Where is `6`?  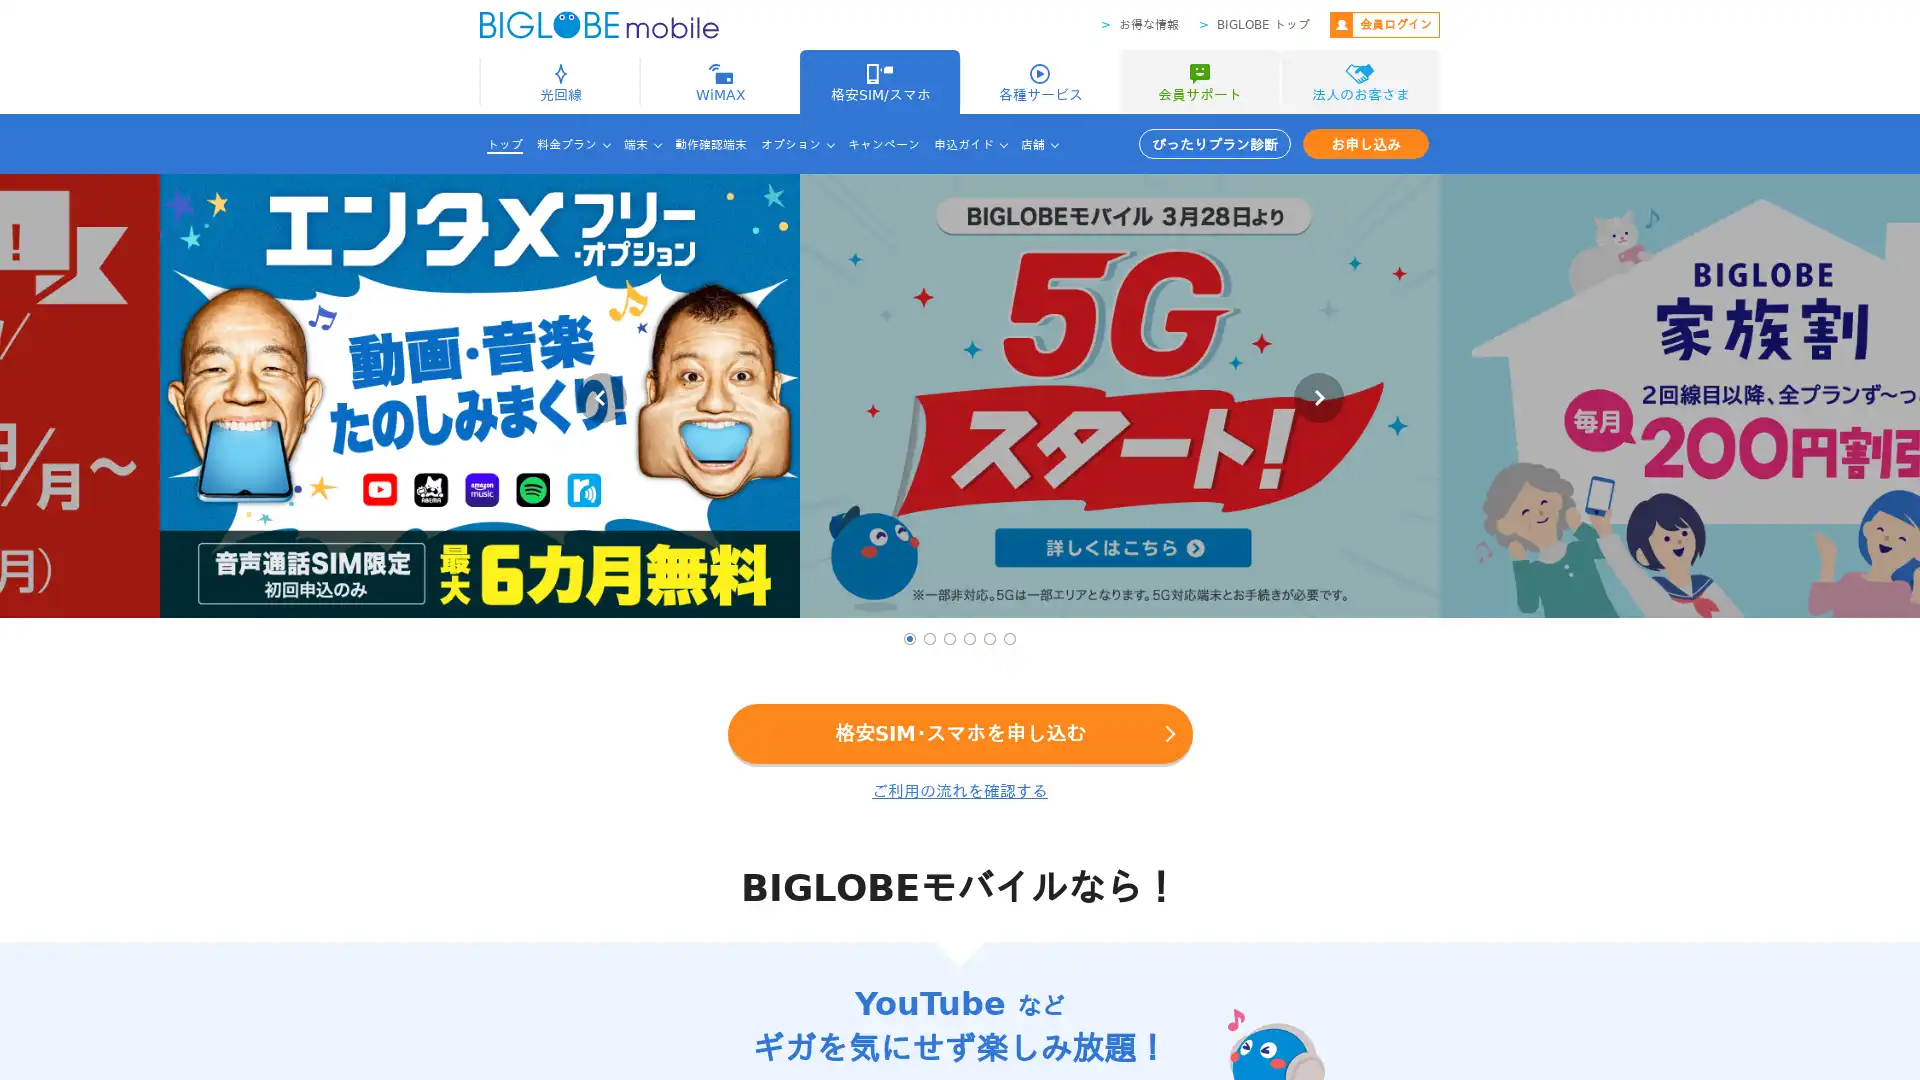 6 is located at coordinates (1009, 639).